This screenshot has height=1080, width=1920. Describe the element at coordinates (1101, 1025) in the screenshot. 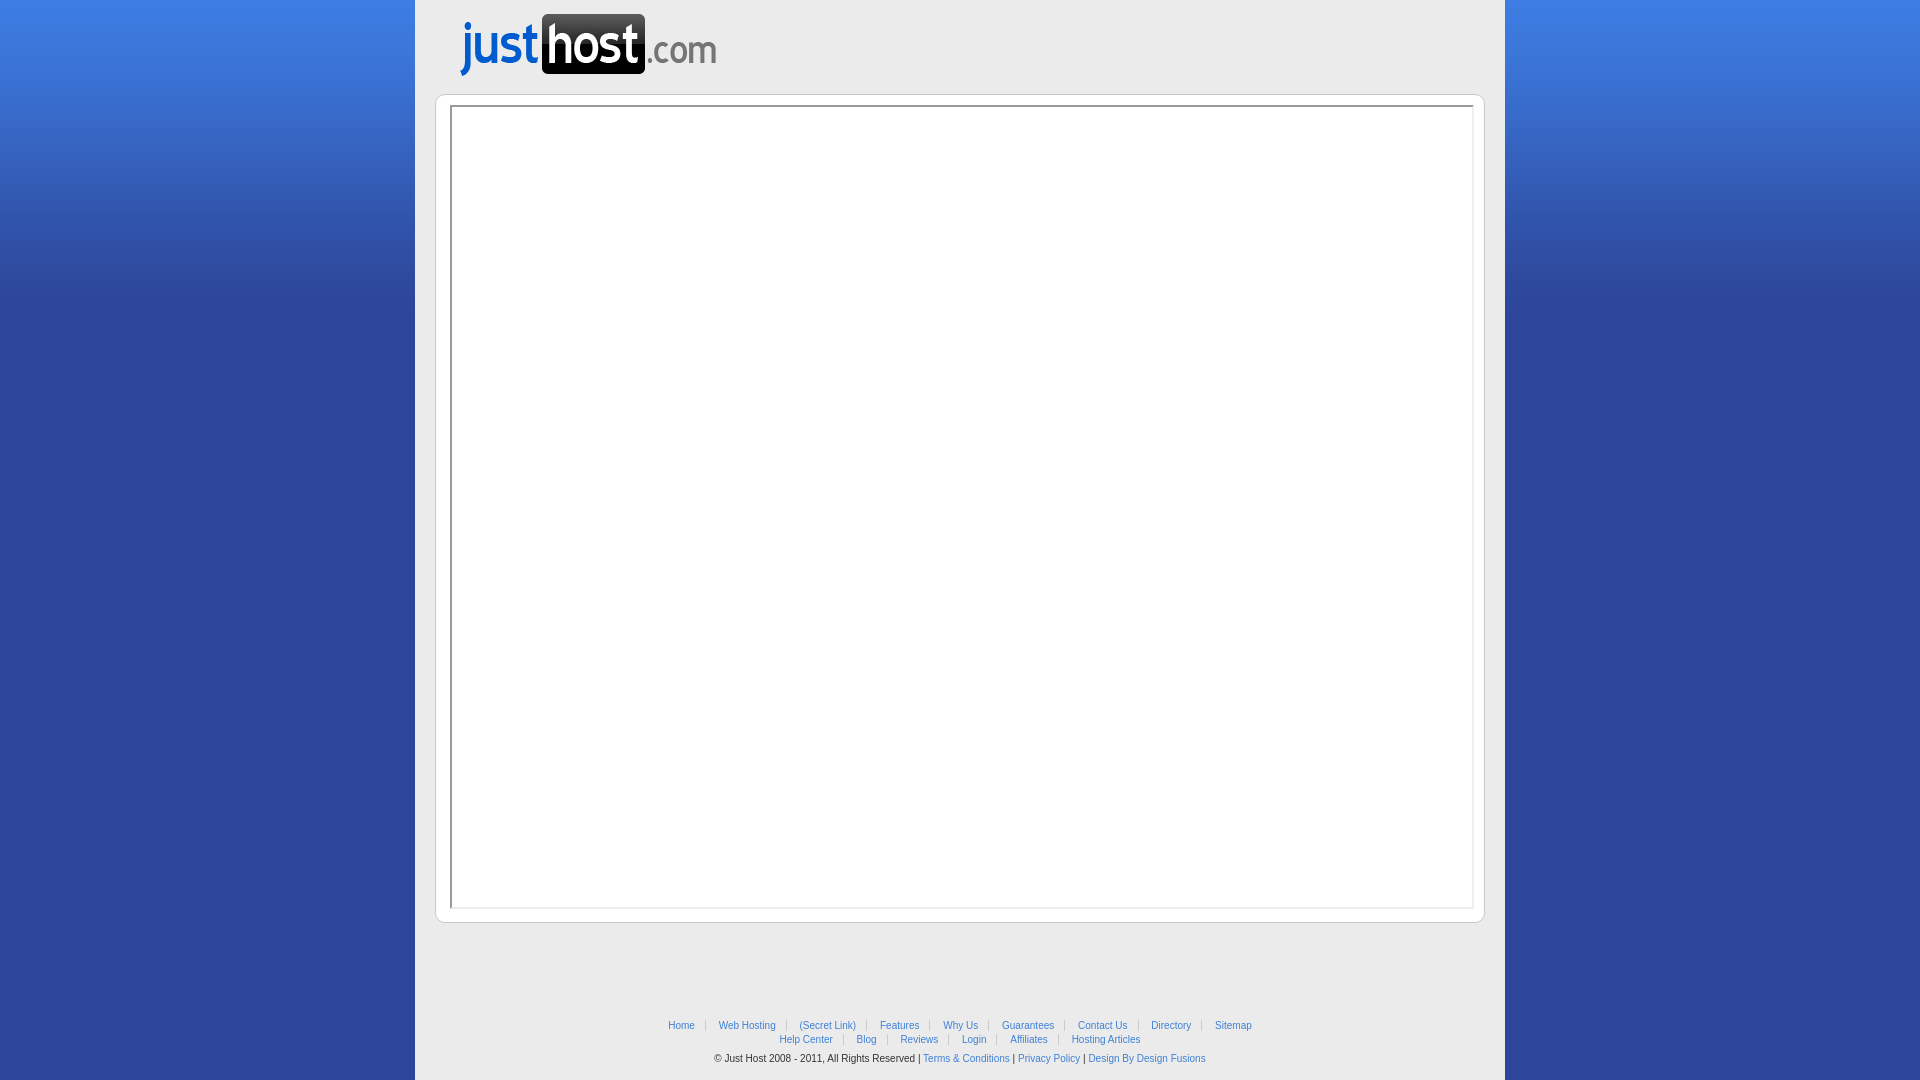

I see `'Contact Us'` at that location.